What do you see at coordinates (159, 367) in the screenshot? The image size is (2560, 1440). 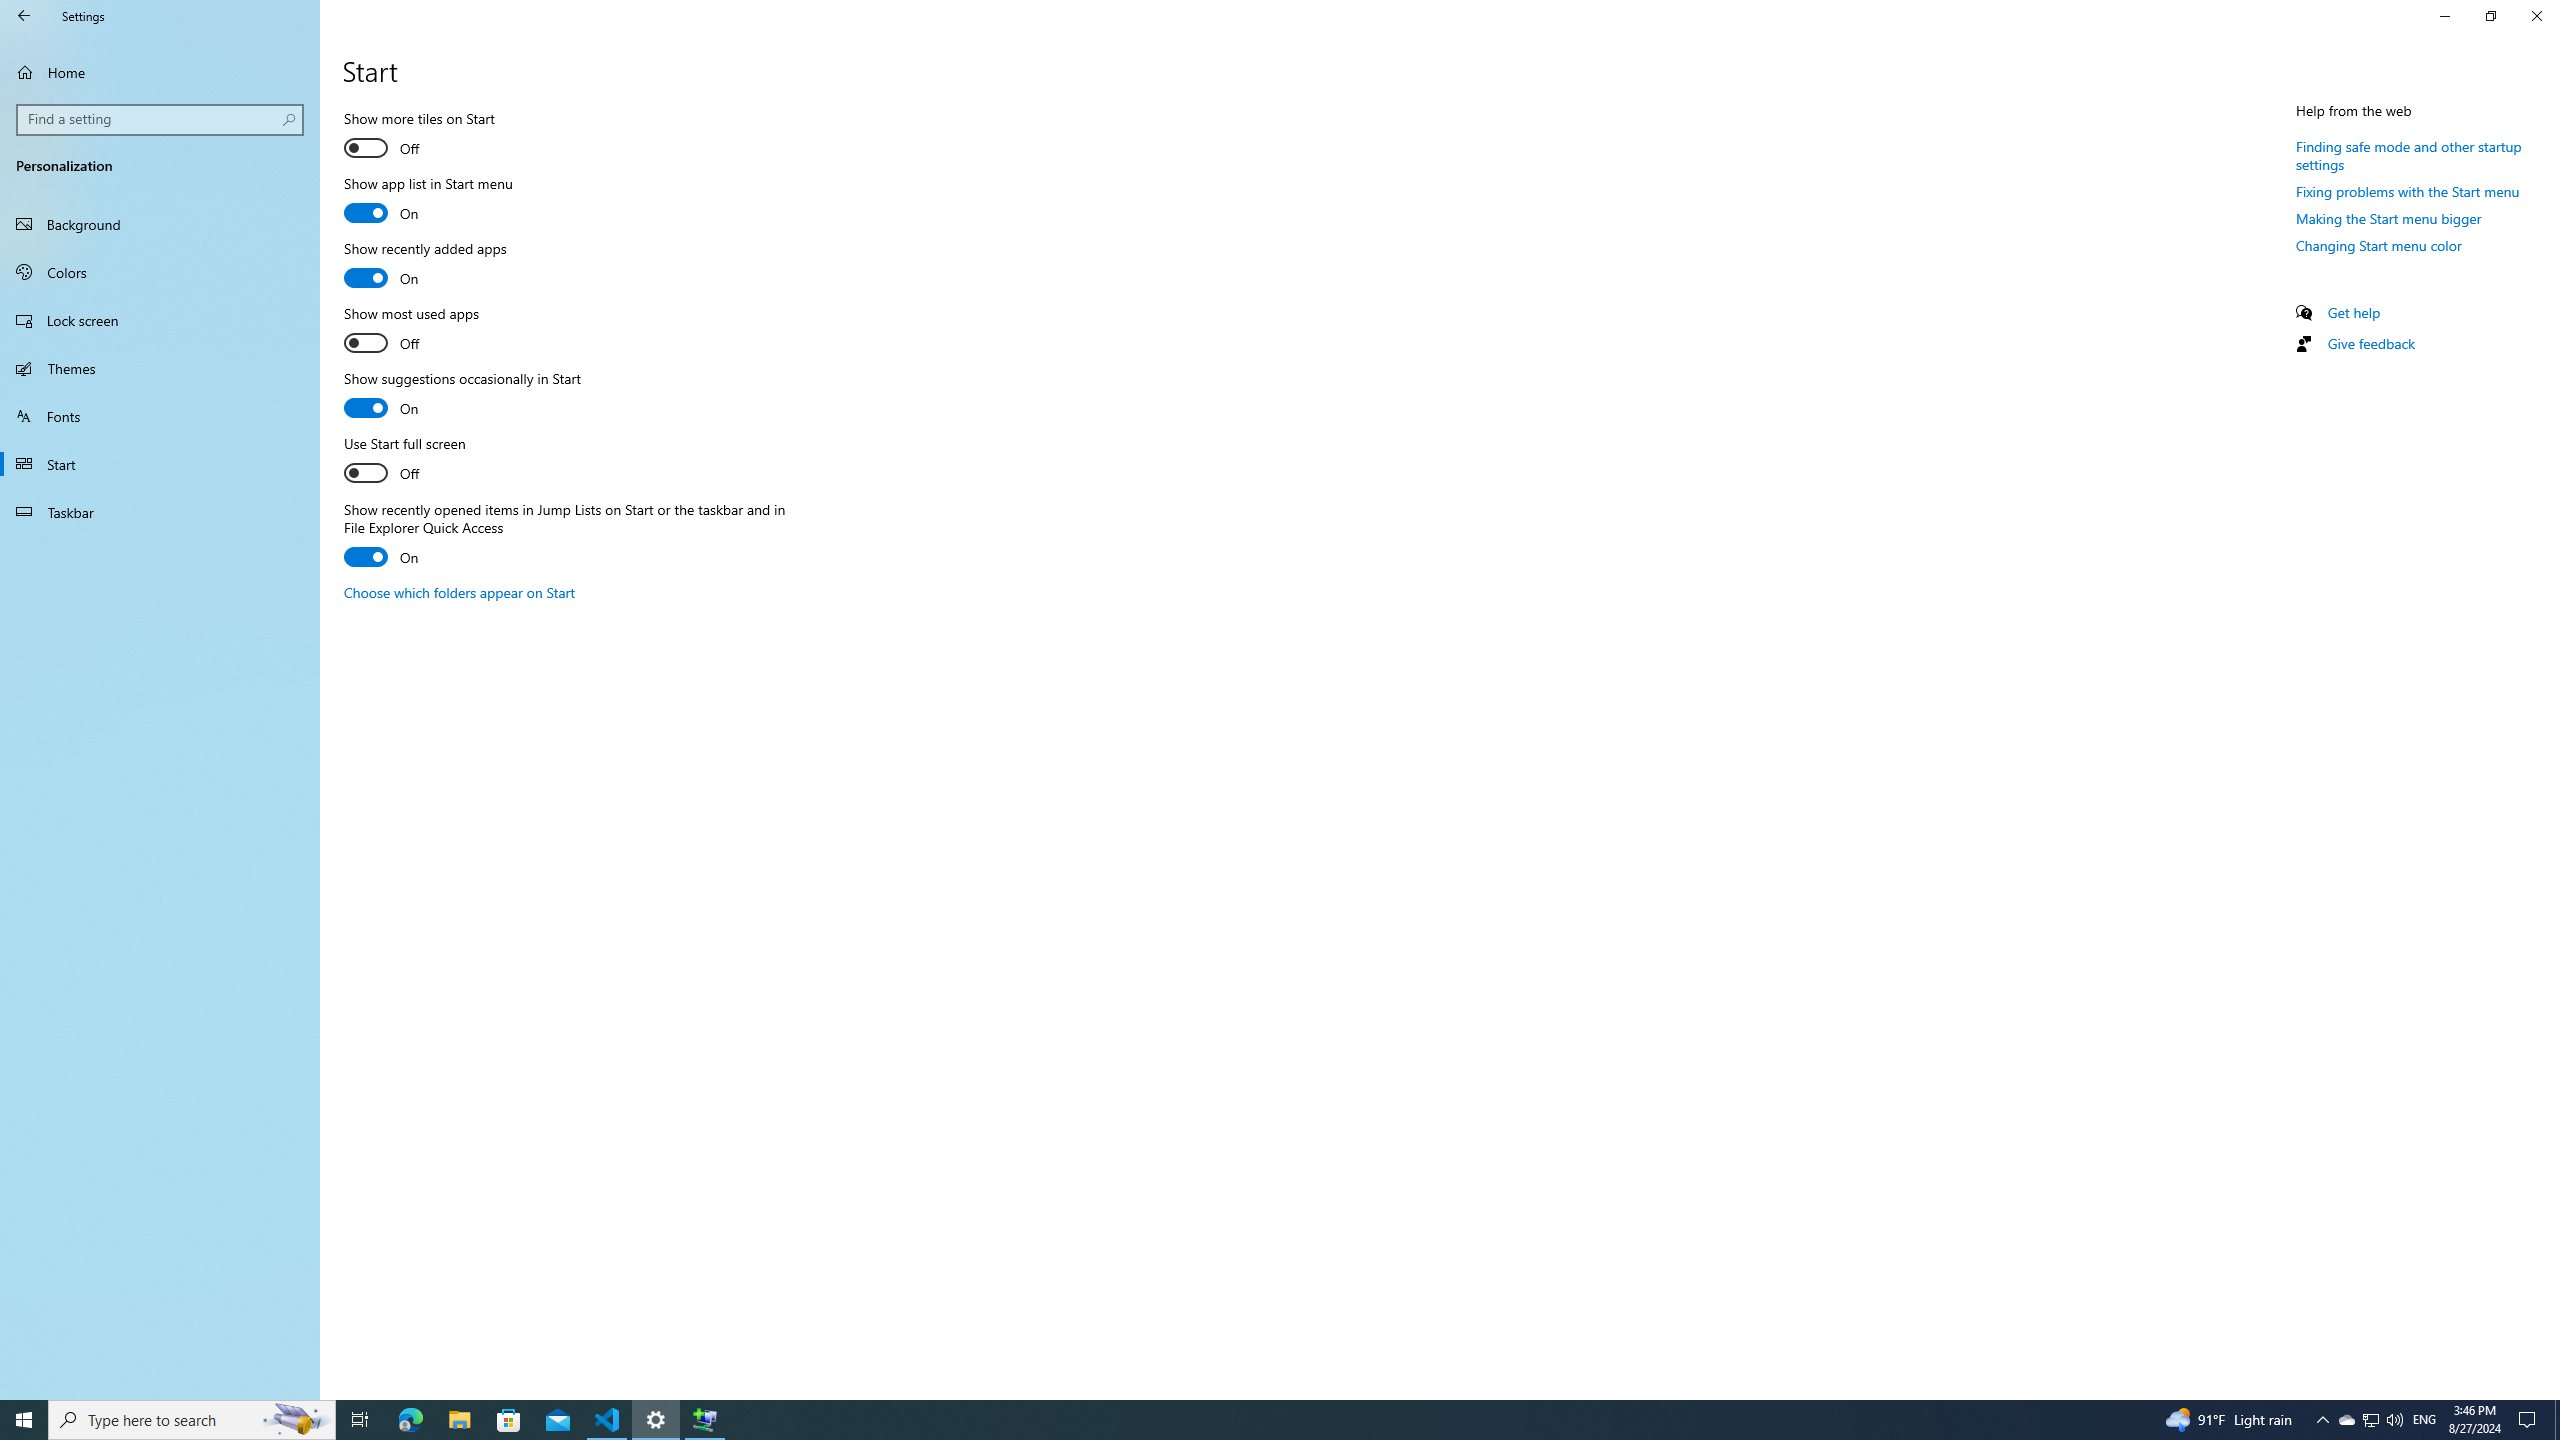 I see `'Themes'` at bounding box center [159, 367].